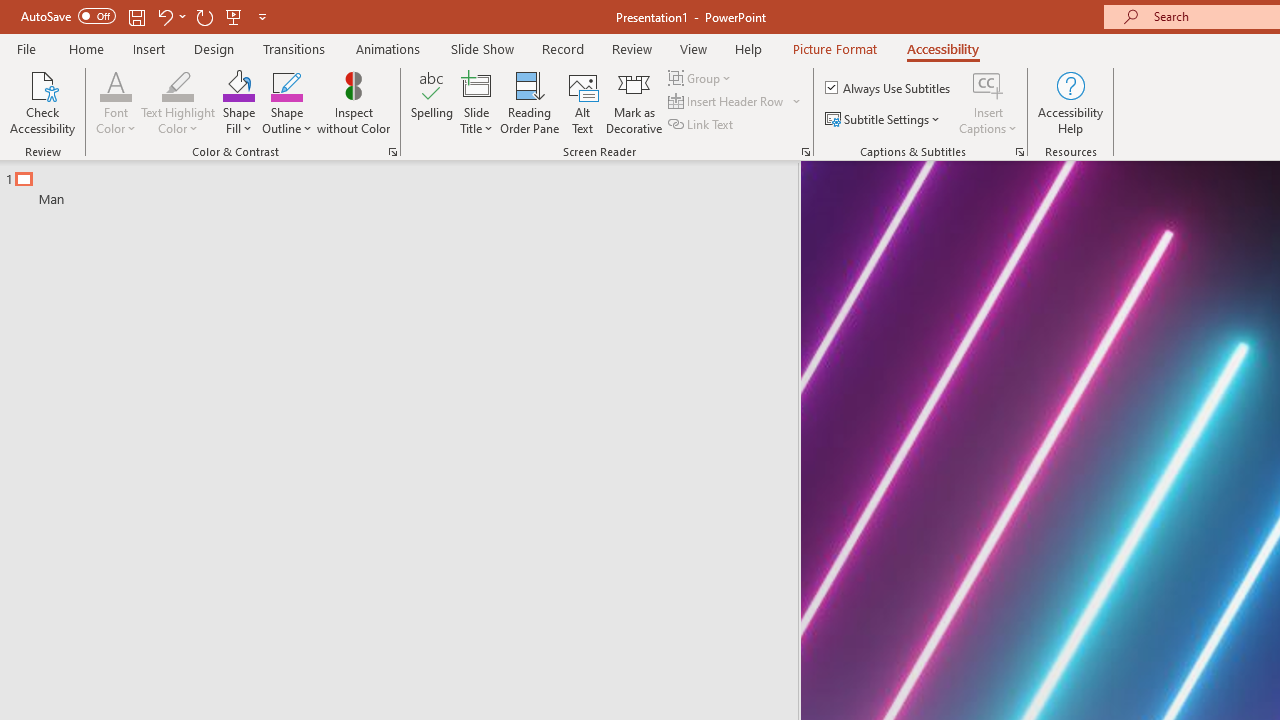 This screenshot has height=720, width=1280. What do you see at coordinates (630, 48) in the screenshot?
I see `'Review'` at bounding box center [630, 48].